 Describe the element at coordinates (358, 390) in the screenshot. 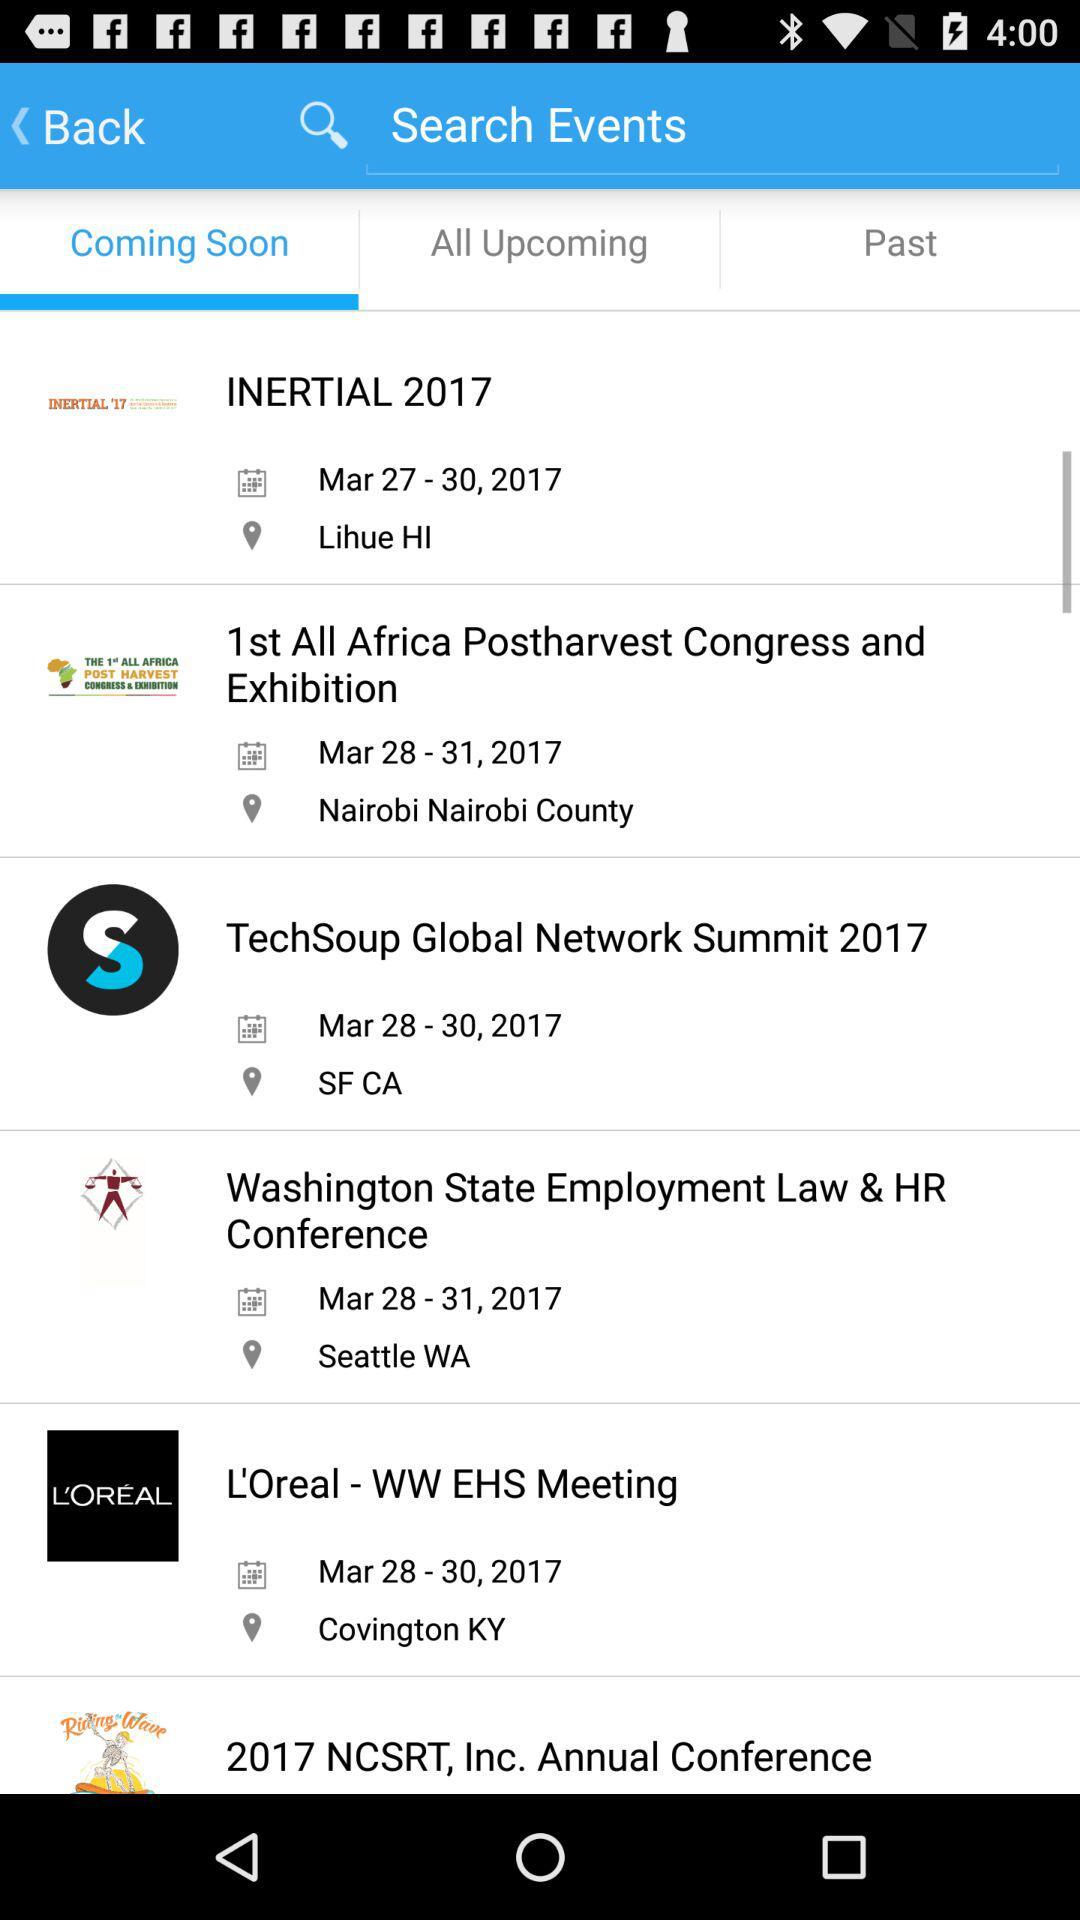

I see `inertial 2017 icon` at that location.